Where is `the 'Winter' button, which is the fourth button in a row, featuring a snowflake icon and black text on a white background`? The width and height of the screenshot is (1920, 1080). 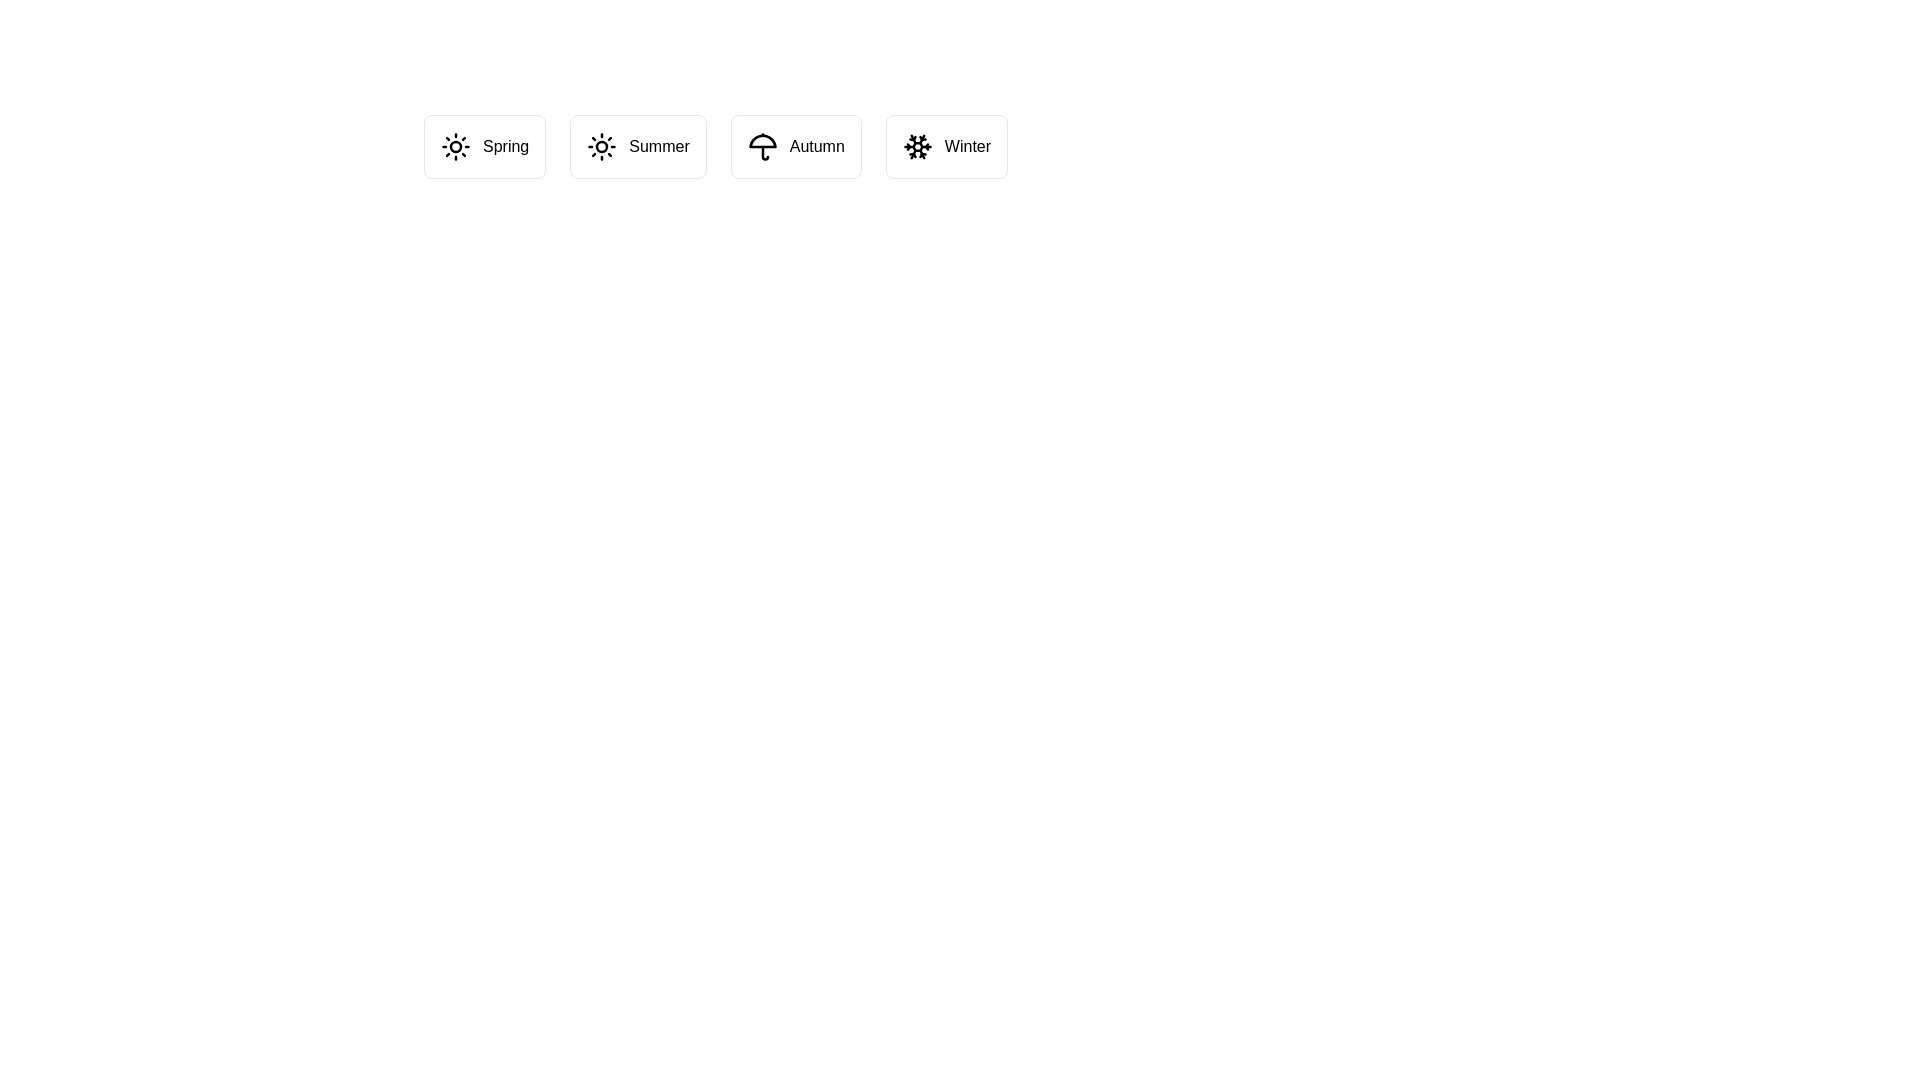 the 'Winter' button, which is the fourth button in a row, featuring a snowflake icon and black text on a white background is located at coordinates (945, 145).